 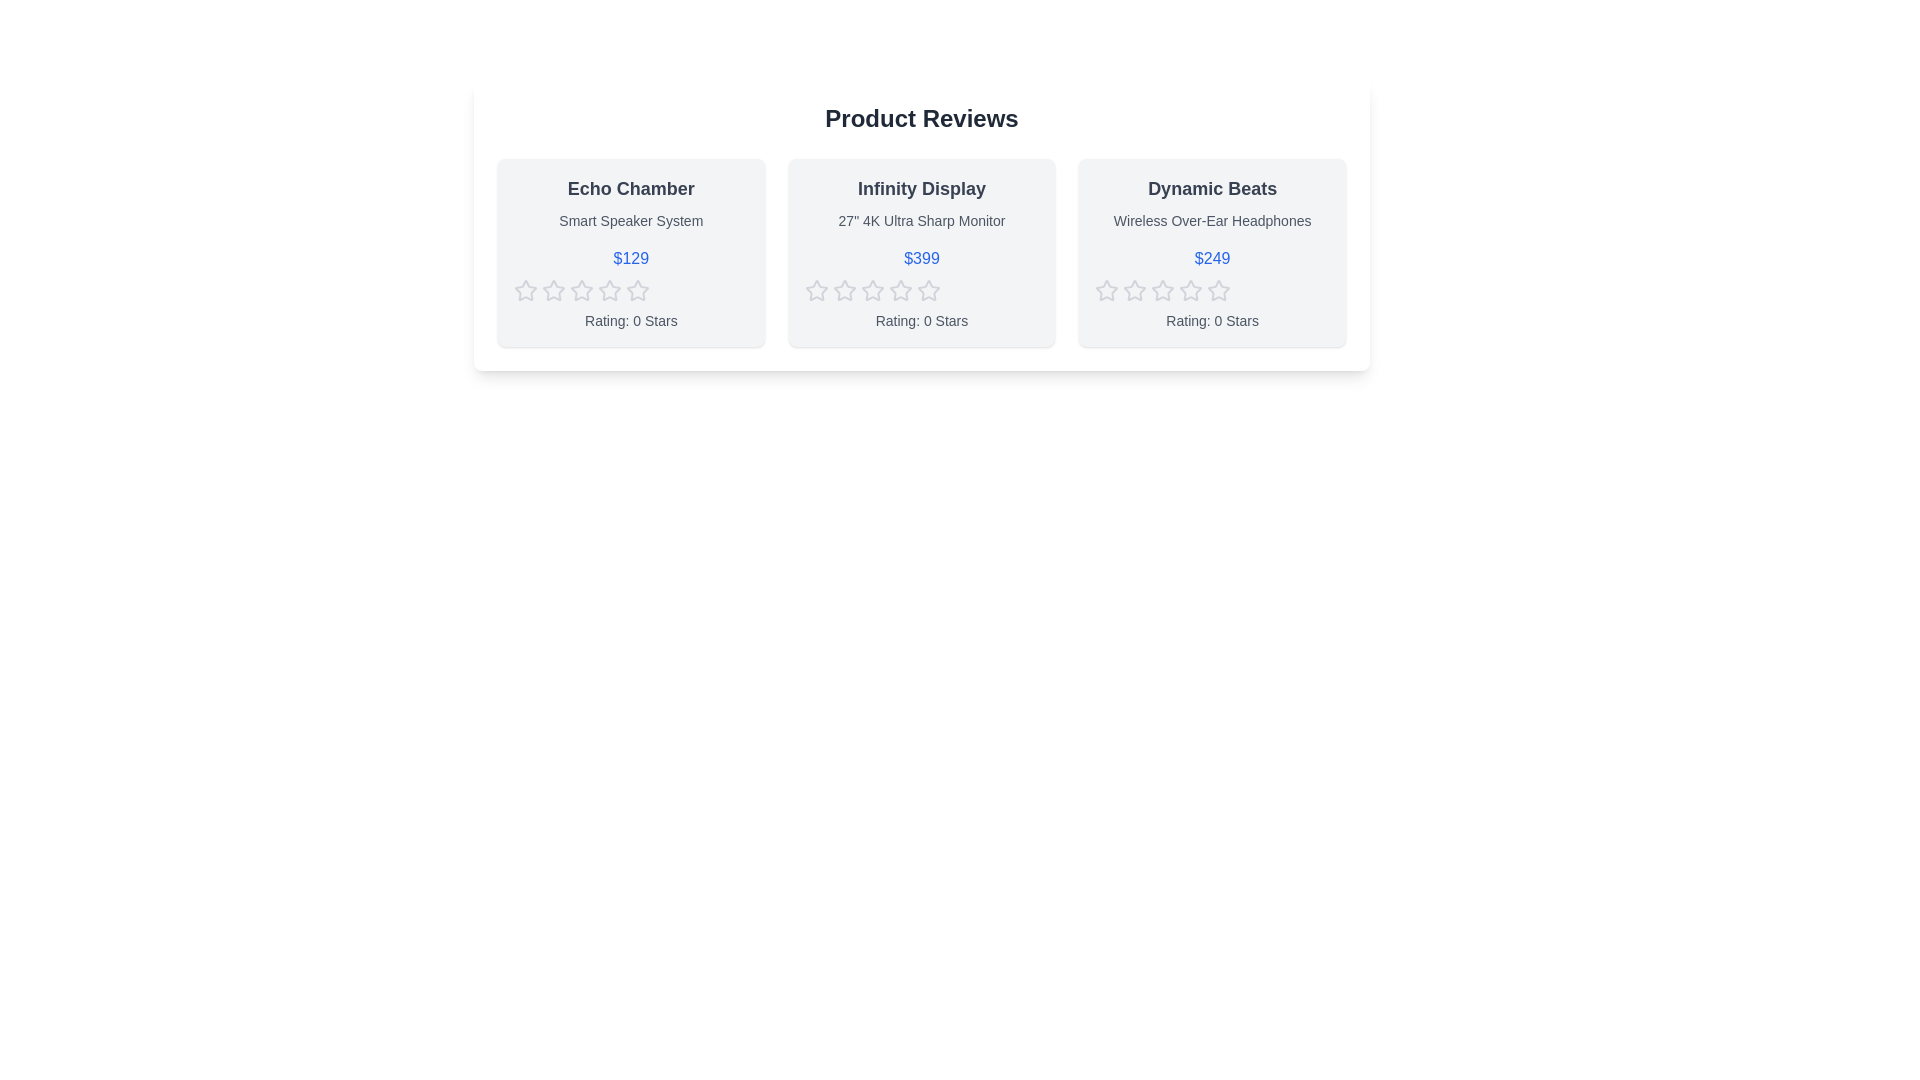 I want to click on the fourth star rating icon in the product card labeled 'Dynamic Beats', which is part of a set of five star icons, so click(x=1191, y=290).